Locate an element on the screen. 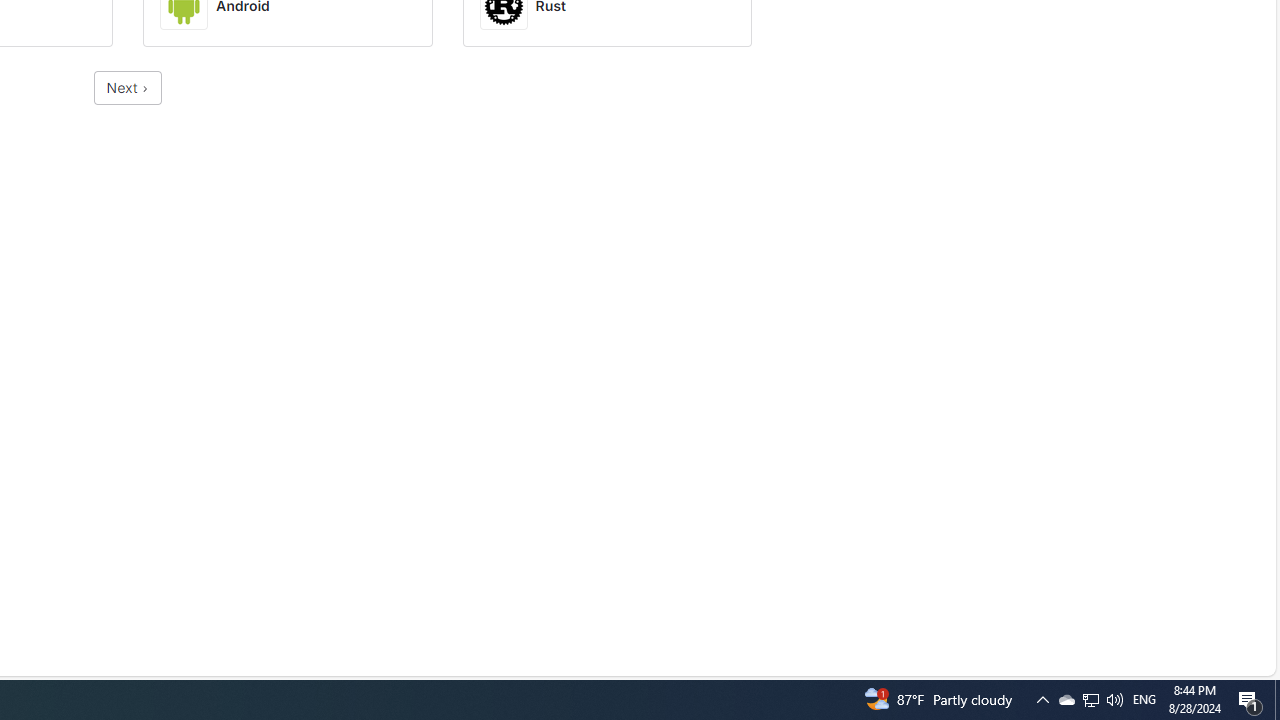  'Class: s8' is located at coordinates (144, 88).